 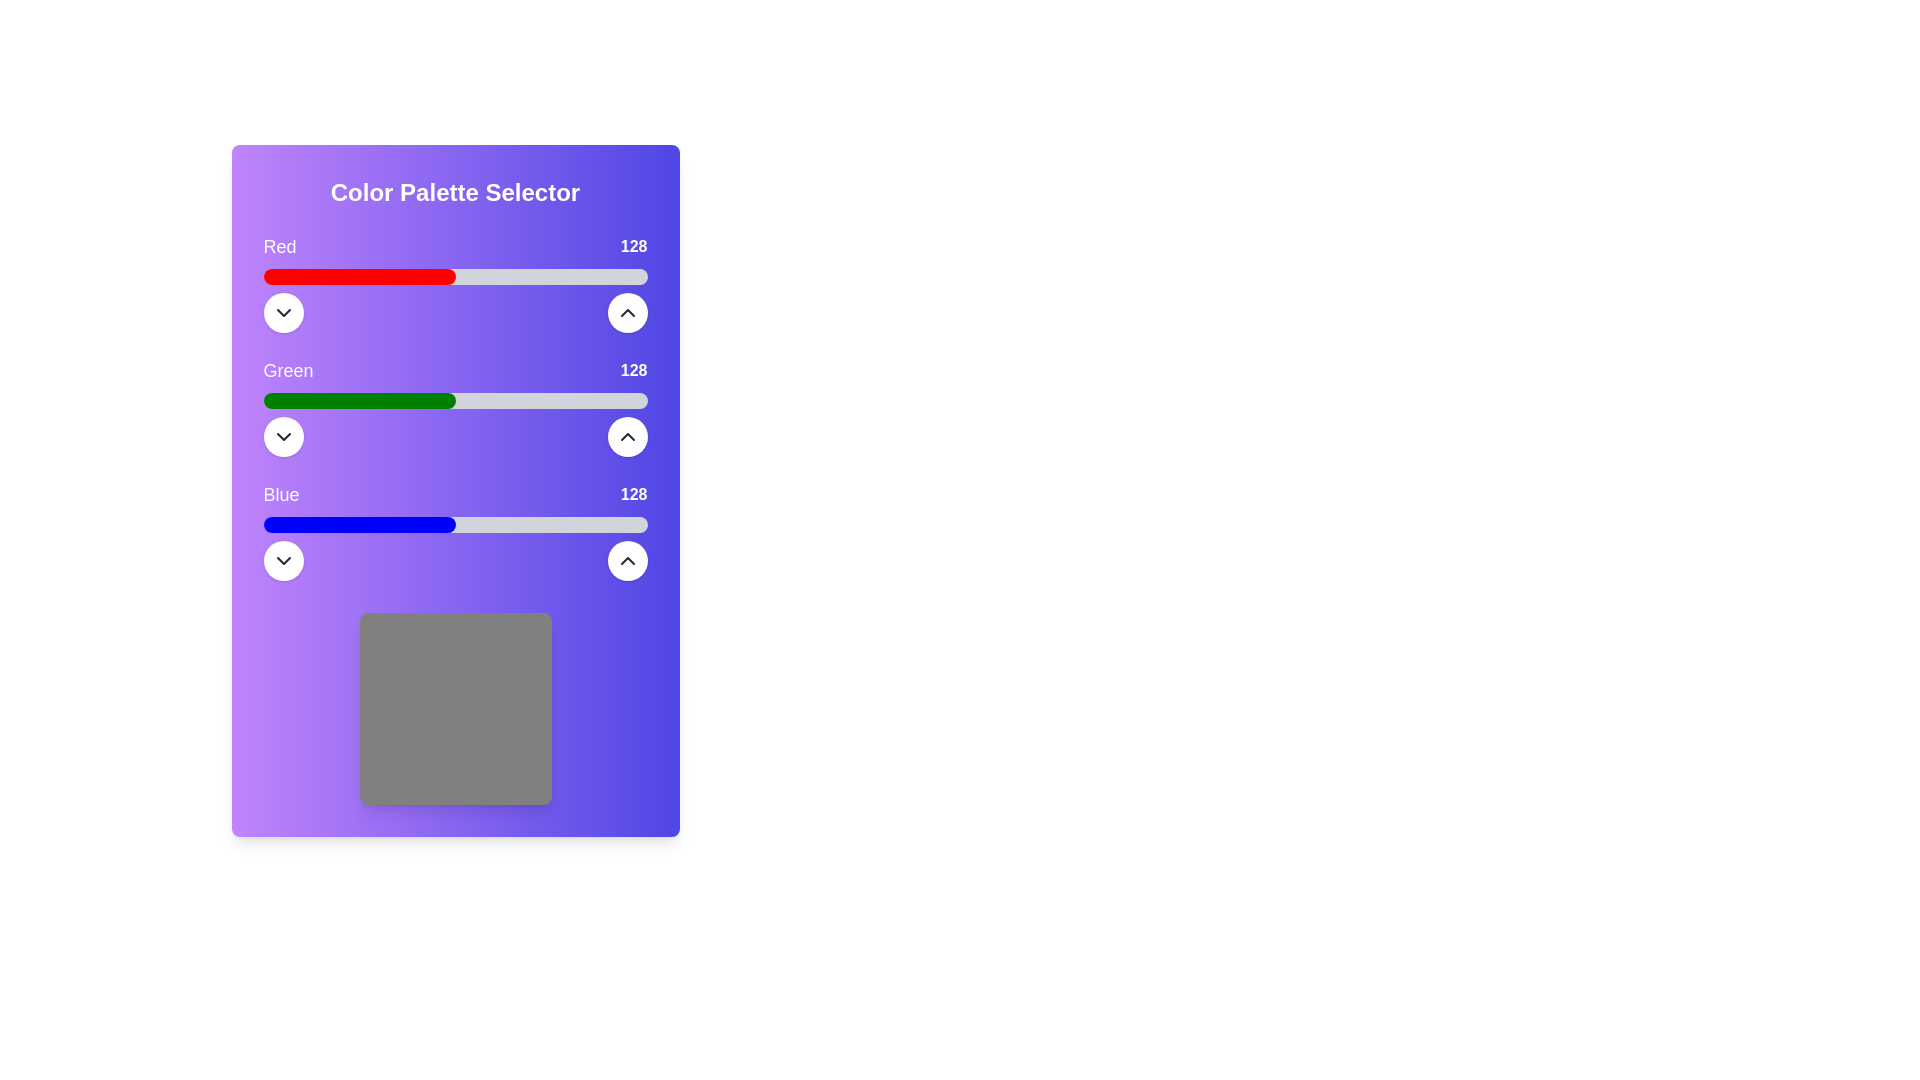 I want to click on the text label displaying 'Blue', which is styled prominently and aligned with the blue slider and the text '128' to its right, so click(x=280, y=494).